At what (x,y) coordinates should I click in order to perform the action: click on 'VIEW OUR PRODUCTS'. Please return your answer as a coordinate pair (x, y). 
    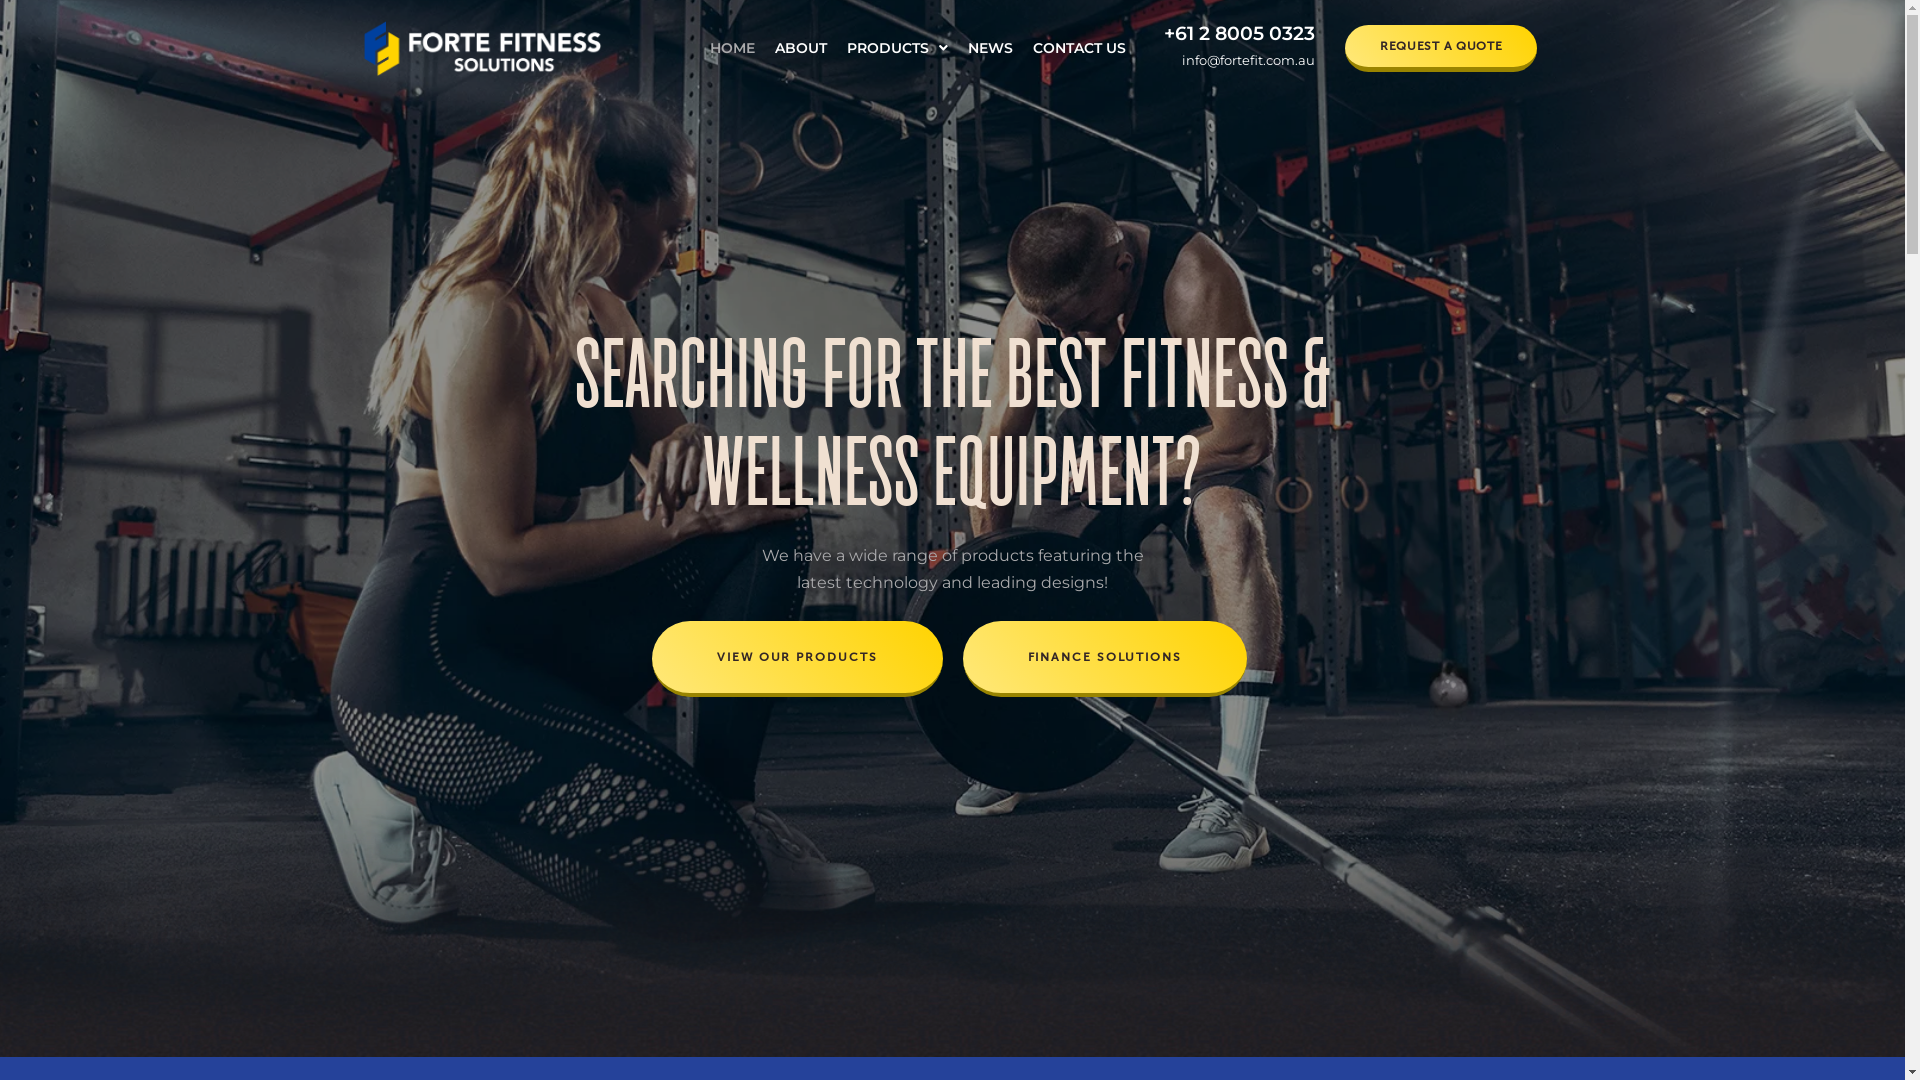
    Looking at the image, I should click on (795, 659).